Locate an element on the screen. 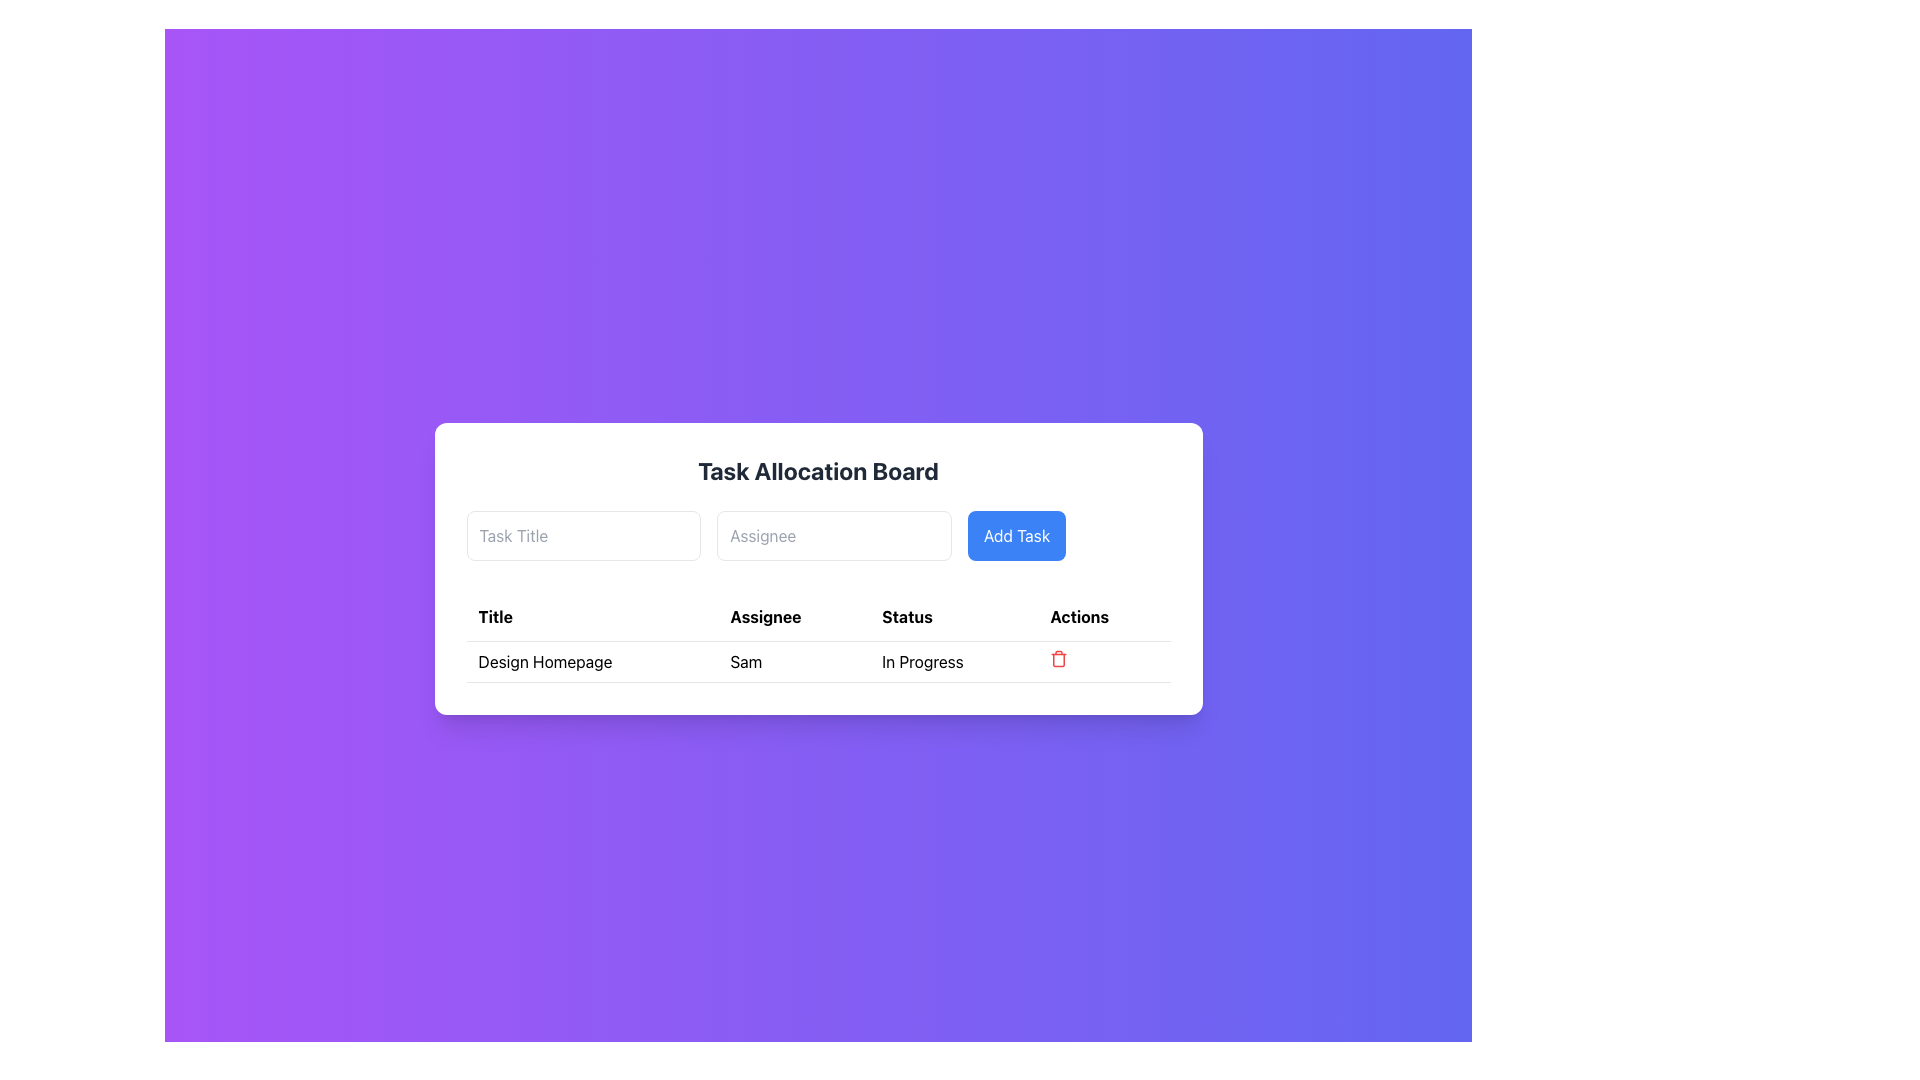  the task entry row containing the title 'Design Homepage', assigned is located at coordinates (818, 662).